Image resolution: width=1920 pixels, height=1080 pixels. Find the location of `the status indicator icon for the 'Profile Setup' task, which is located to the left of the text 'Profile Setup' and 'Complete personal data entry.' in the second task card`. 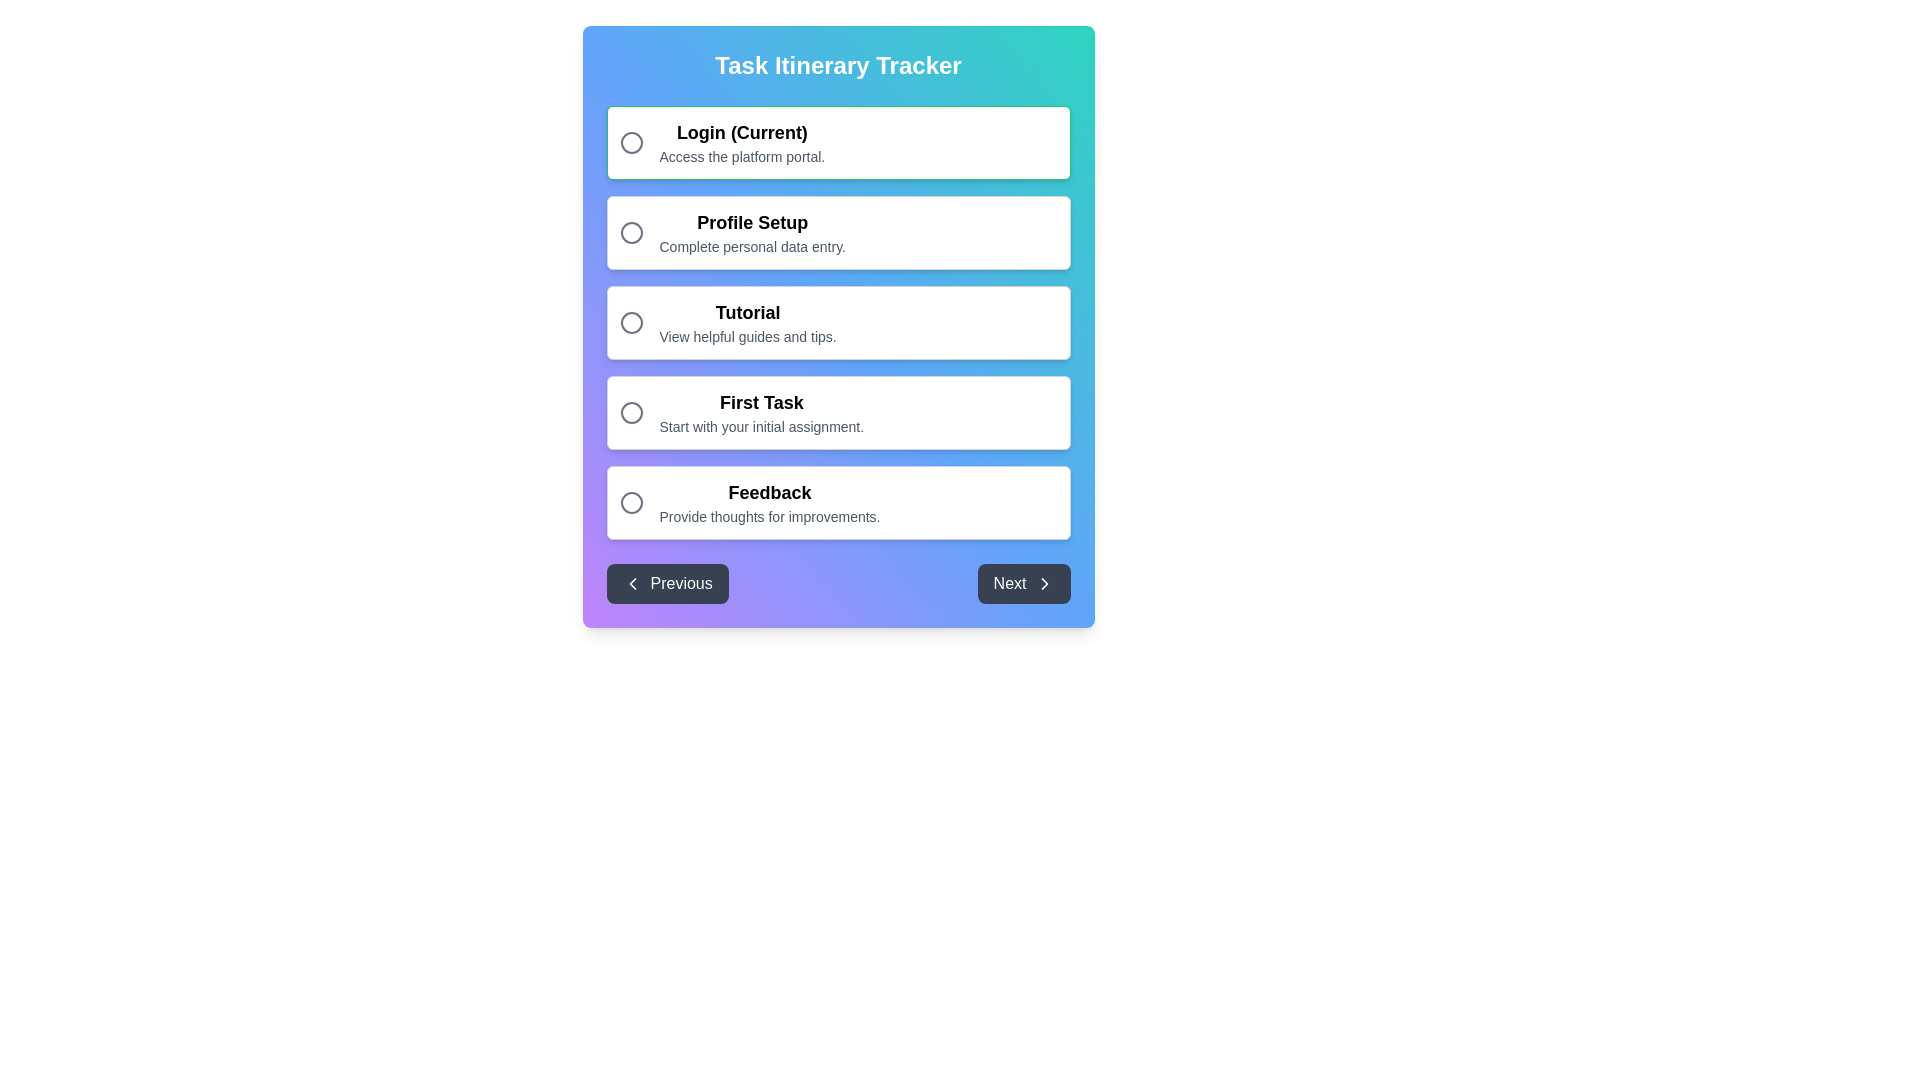

the status indicator icon for the 'Profile Setup' task, which is located to the left of the text 'Profile Setup' and 'Complete personal data entry.' in the second task card is located at coordinates (630, 231).